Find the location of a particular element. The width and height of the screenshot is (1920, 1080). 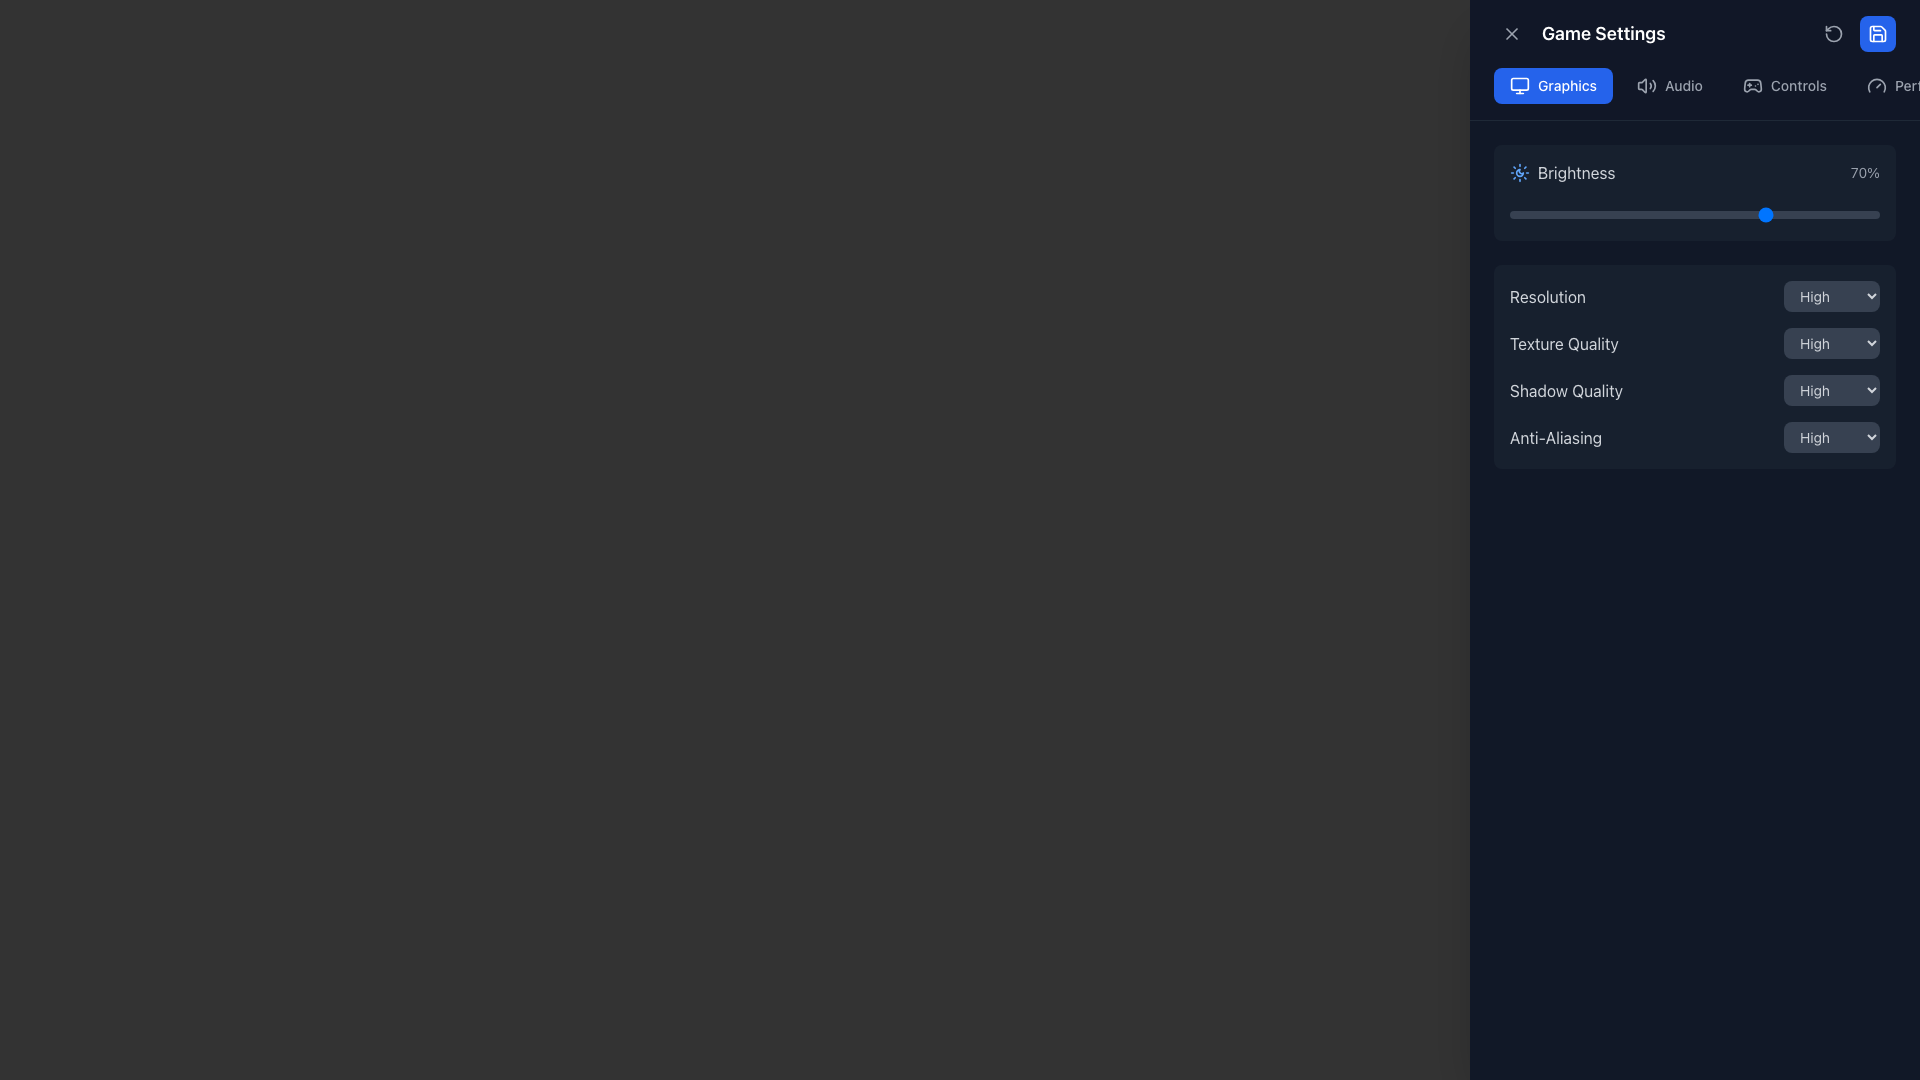

brightness is located at coordinates (1842, 215).